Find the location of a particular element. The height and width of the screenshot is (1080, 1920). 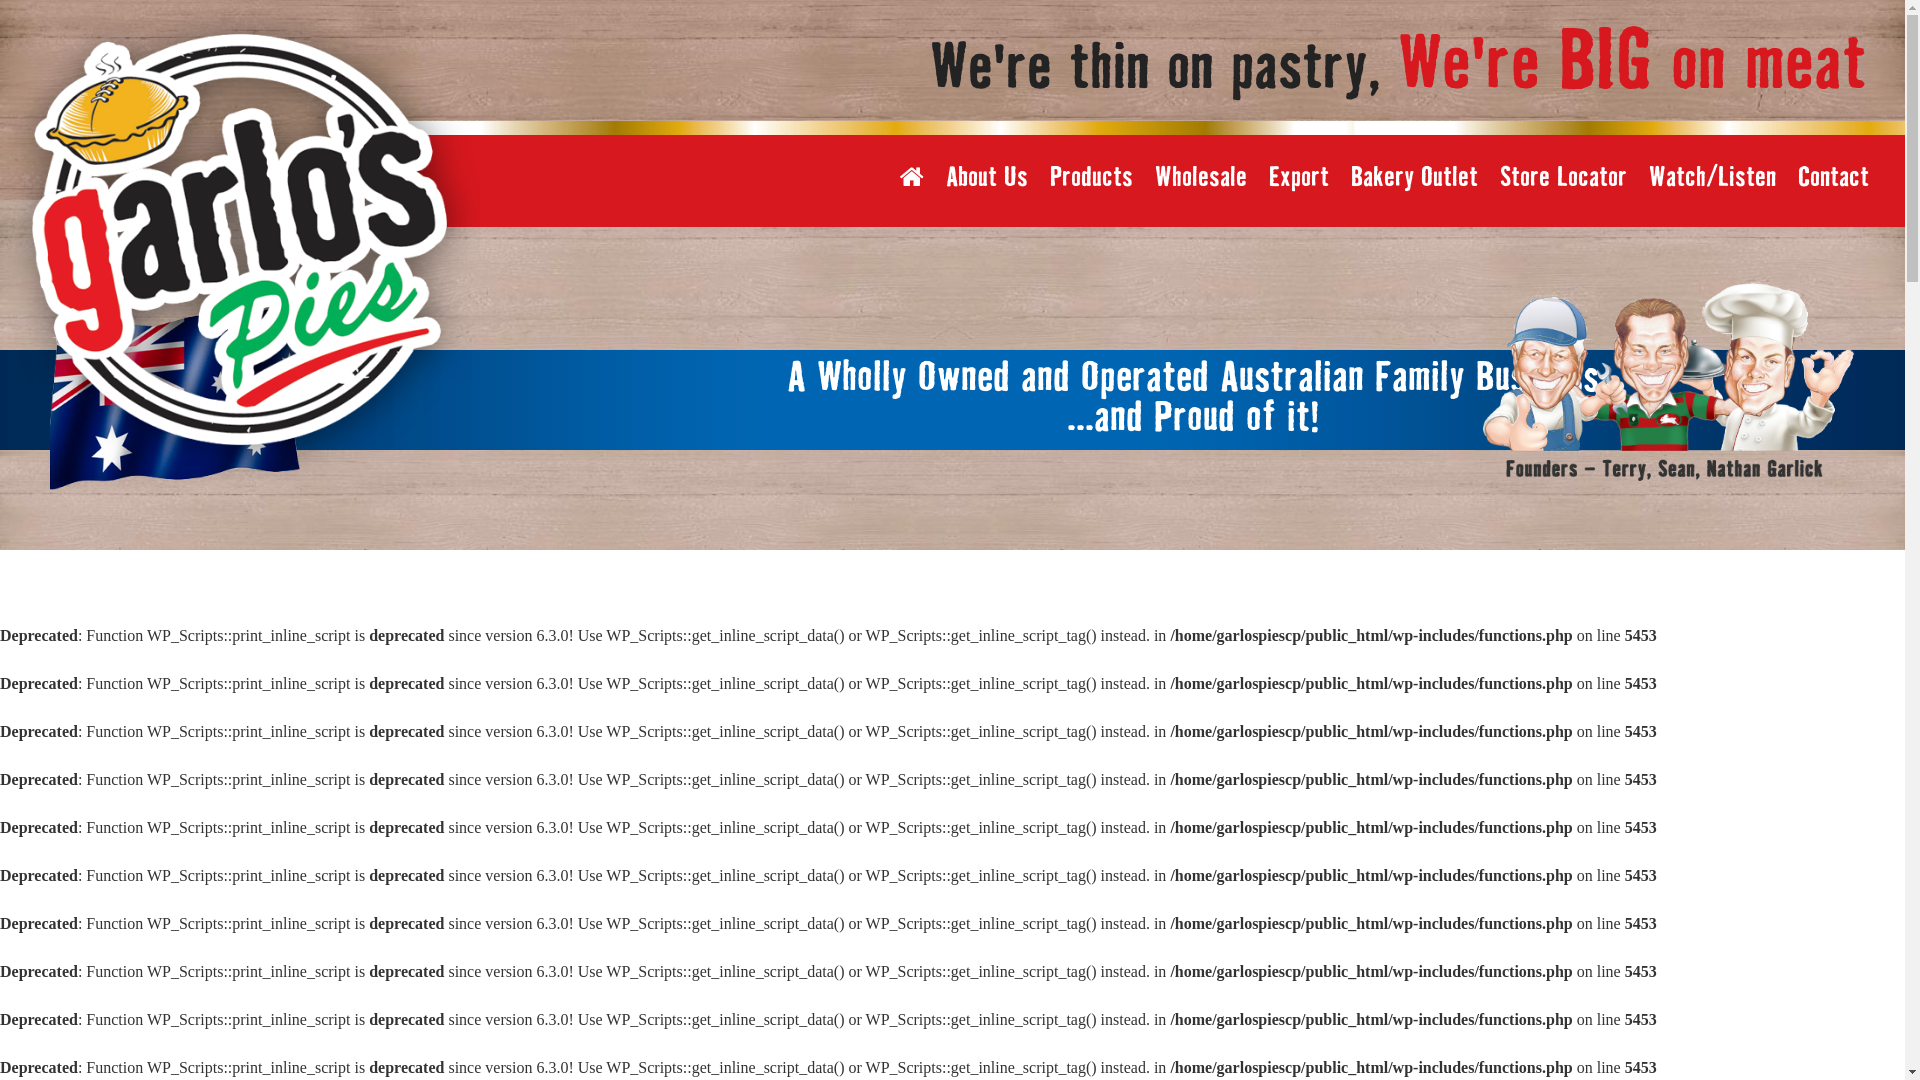

'Watch/Listen' is located at coordinates (1711, 177).